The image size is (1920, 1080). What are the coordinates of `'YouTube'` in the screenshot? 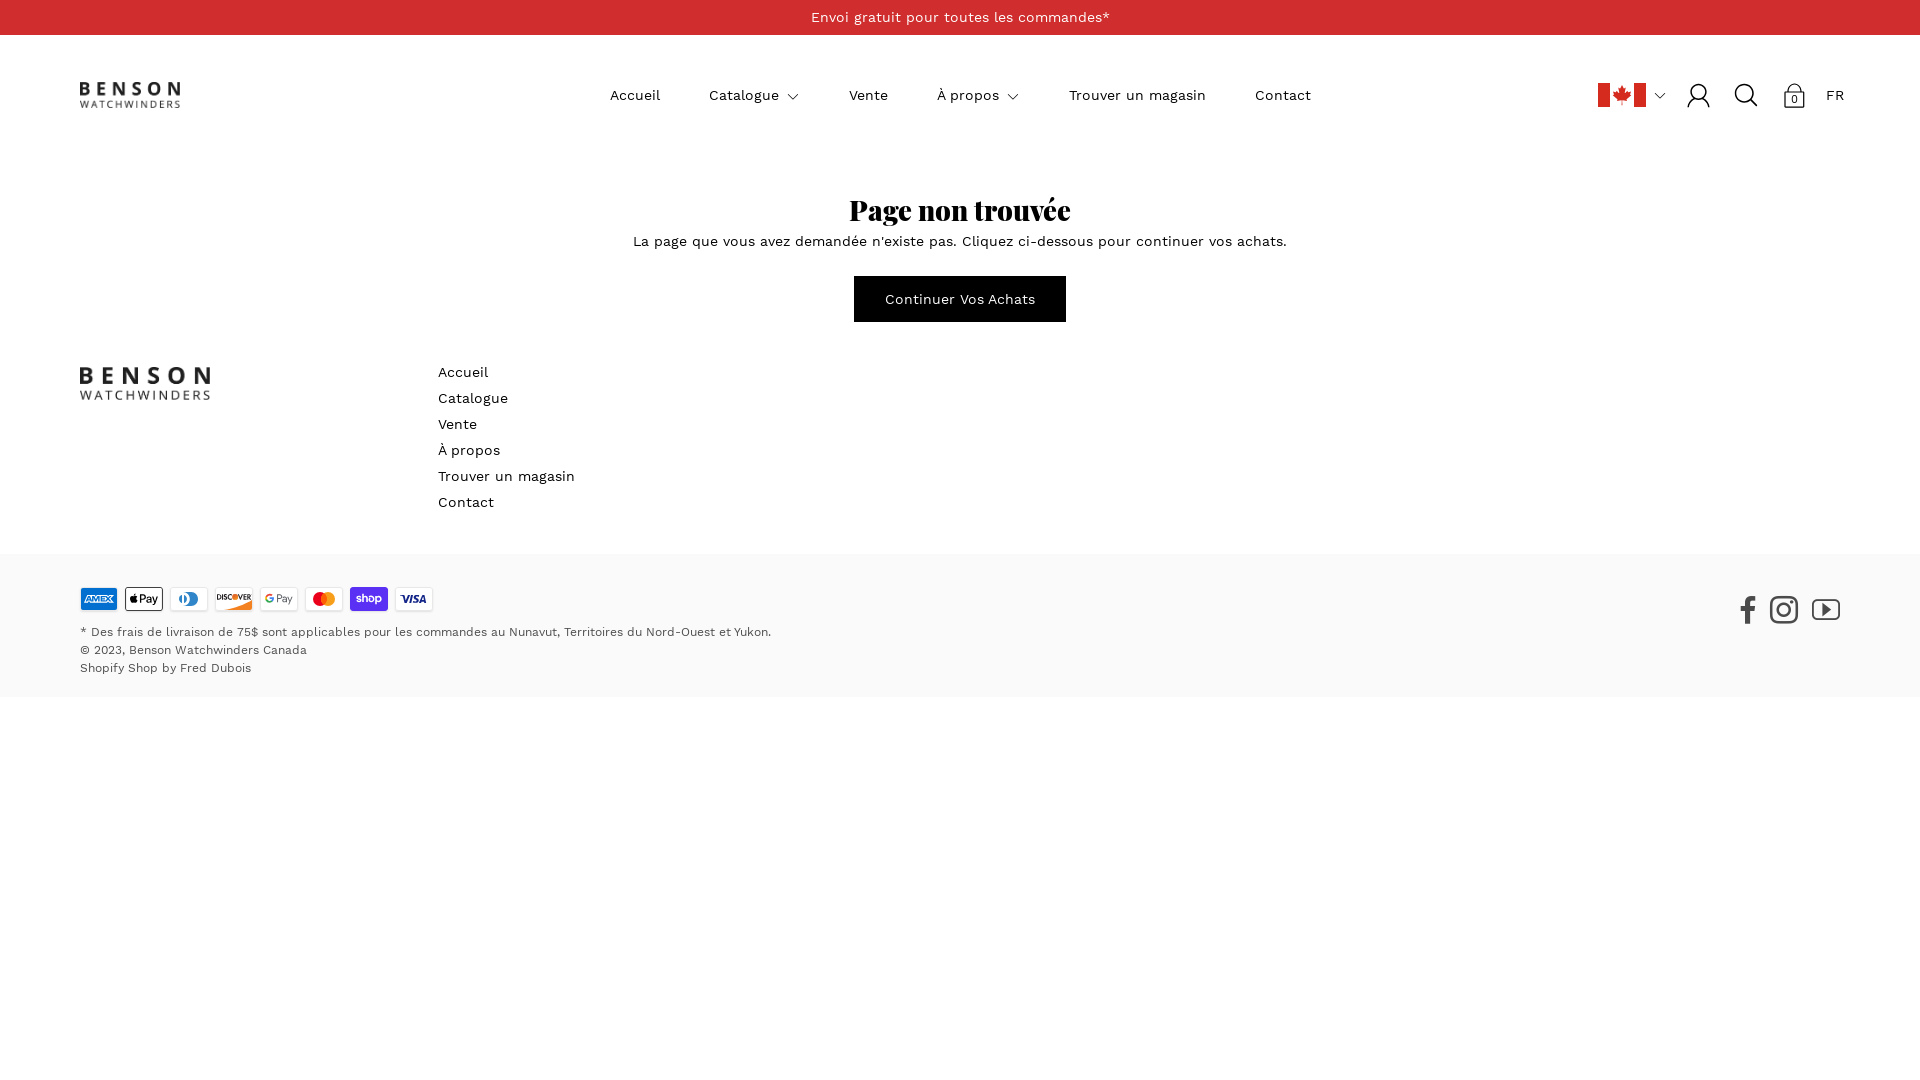 It's located at (1825, 605).